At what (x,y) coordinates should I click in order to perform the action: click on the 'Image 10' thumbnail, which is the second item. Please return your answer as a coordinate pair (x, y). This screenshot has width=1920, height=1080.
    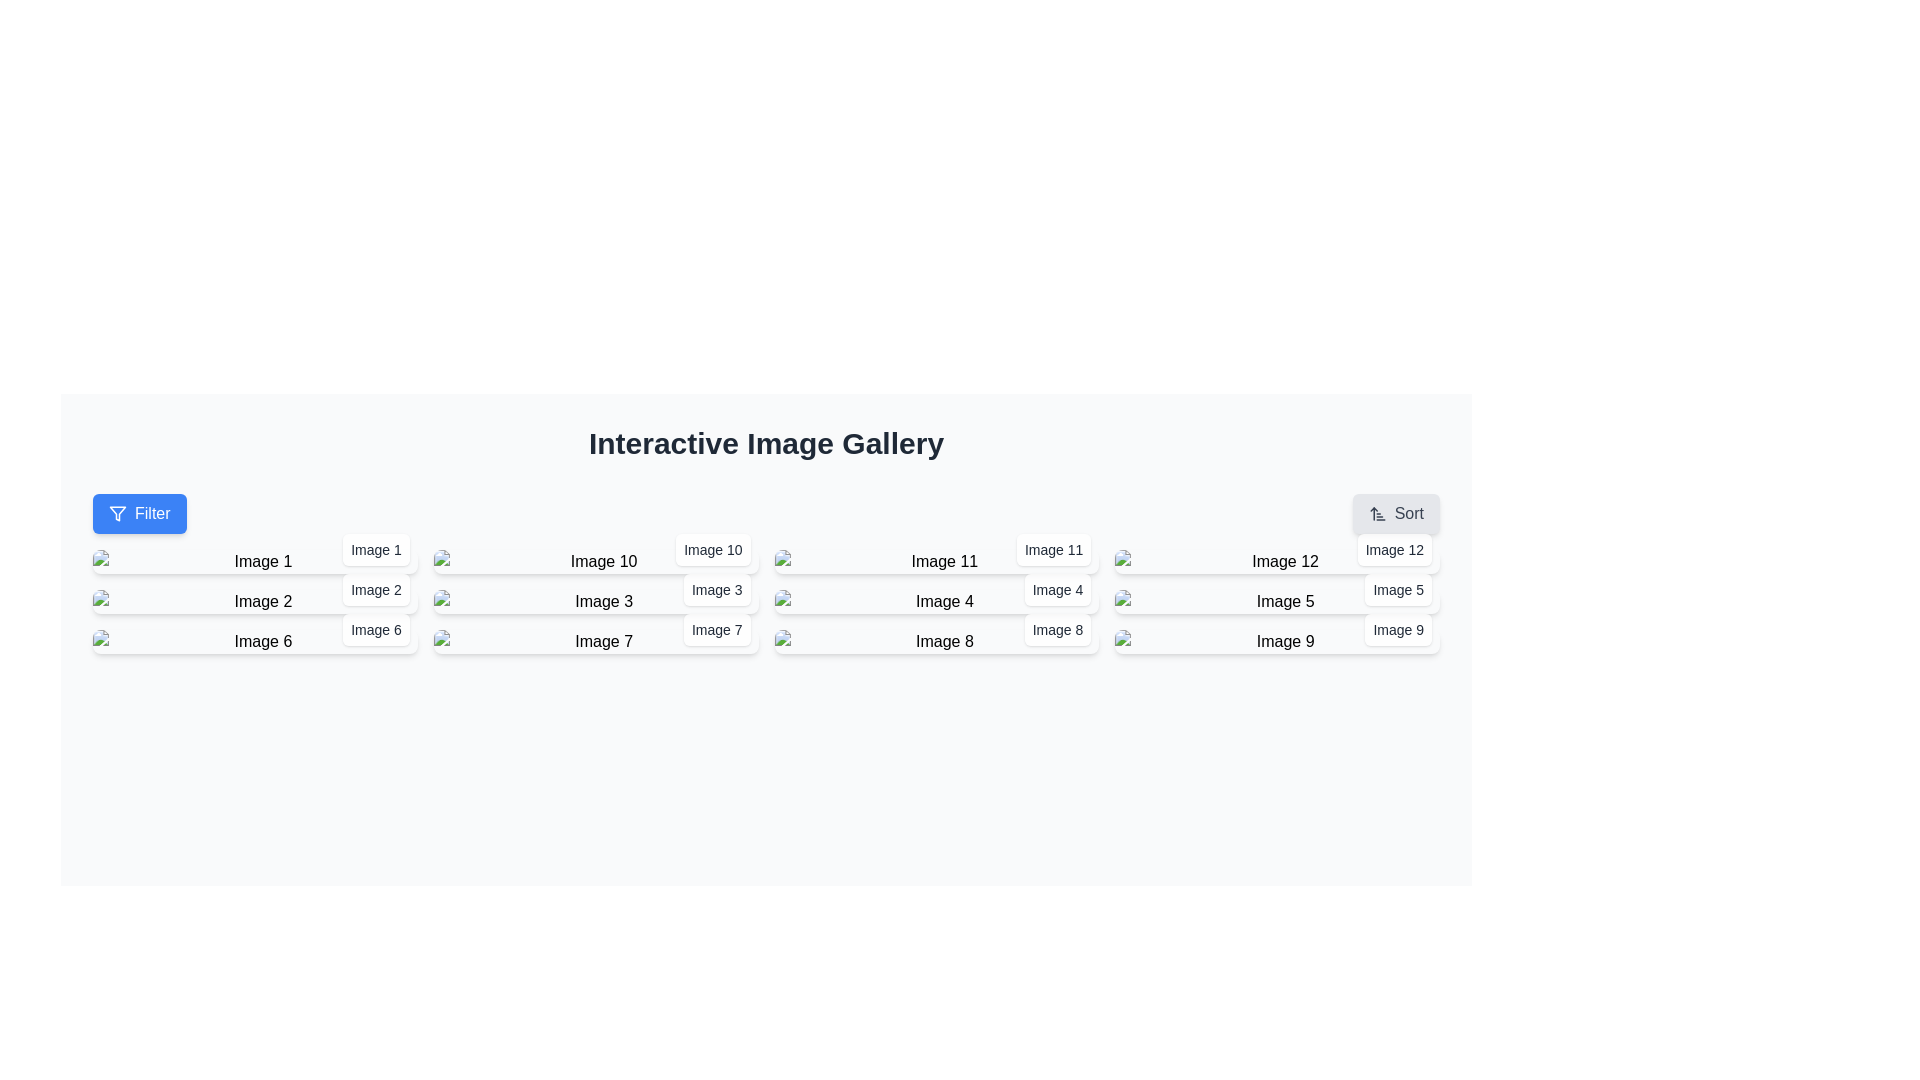
    Looking at the image, I should click on (595, 562).